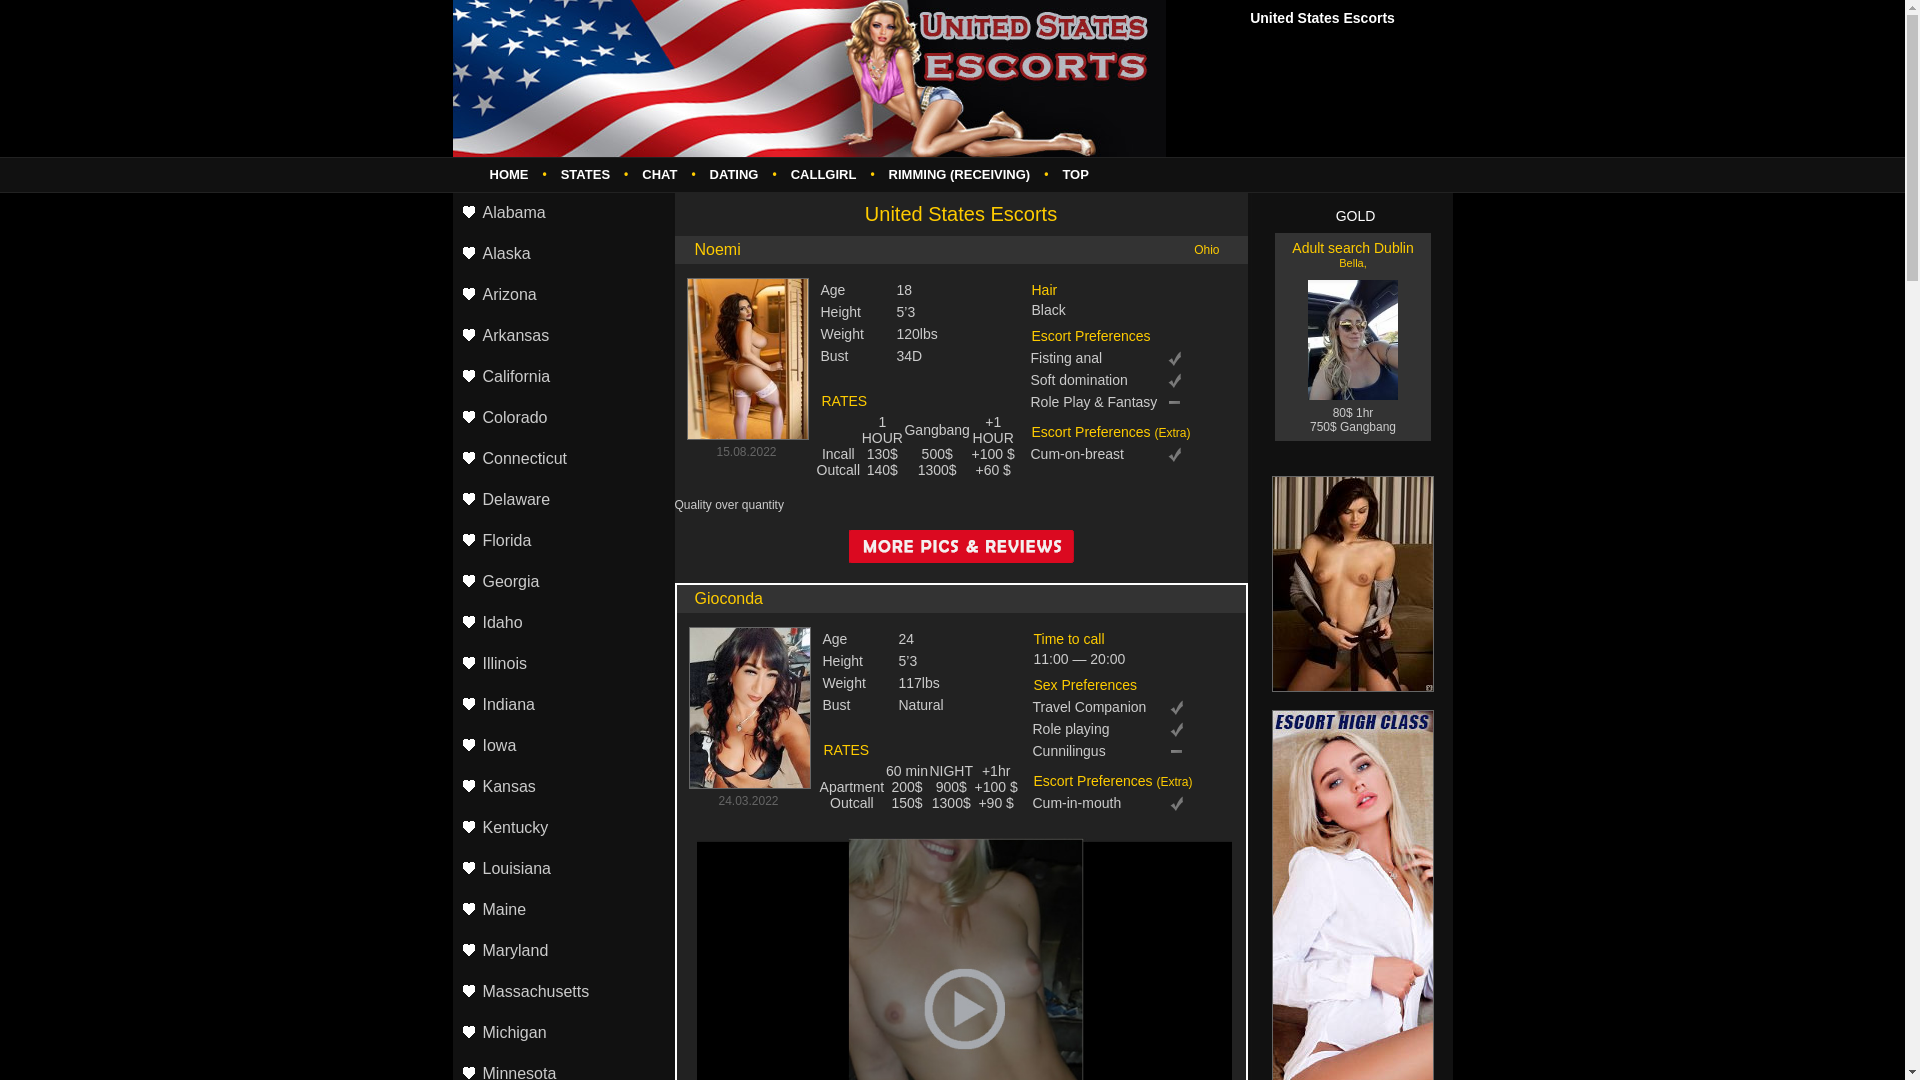 This screenshot has height=1080, width=1920. I want to click on 'CALLGIRL', so click(780, 173).